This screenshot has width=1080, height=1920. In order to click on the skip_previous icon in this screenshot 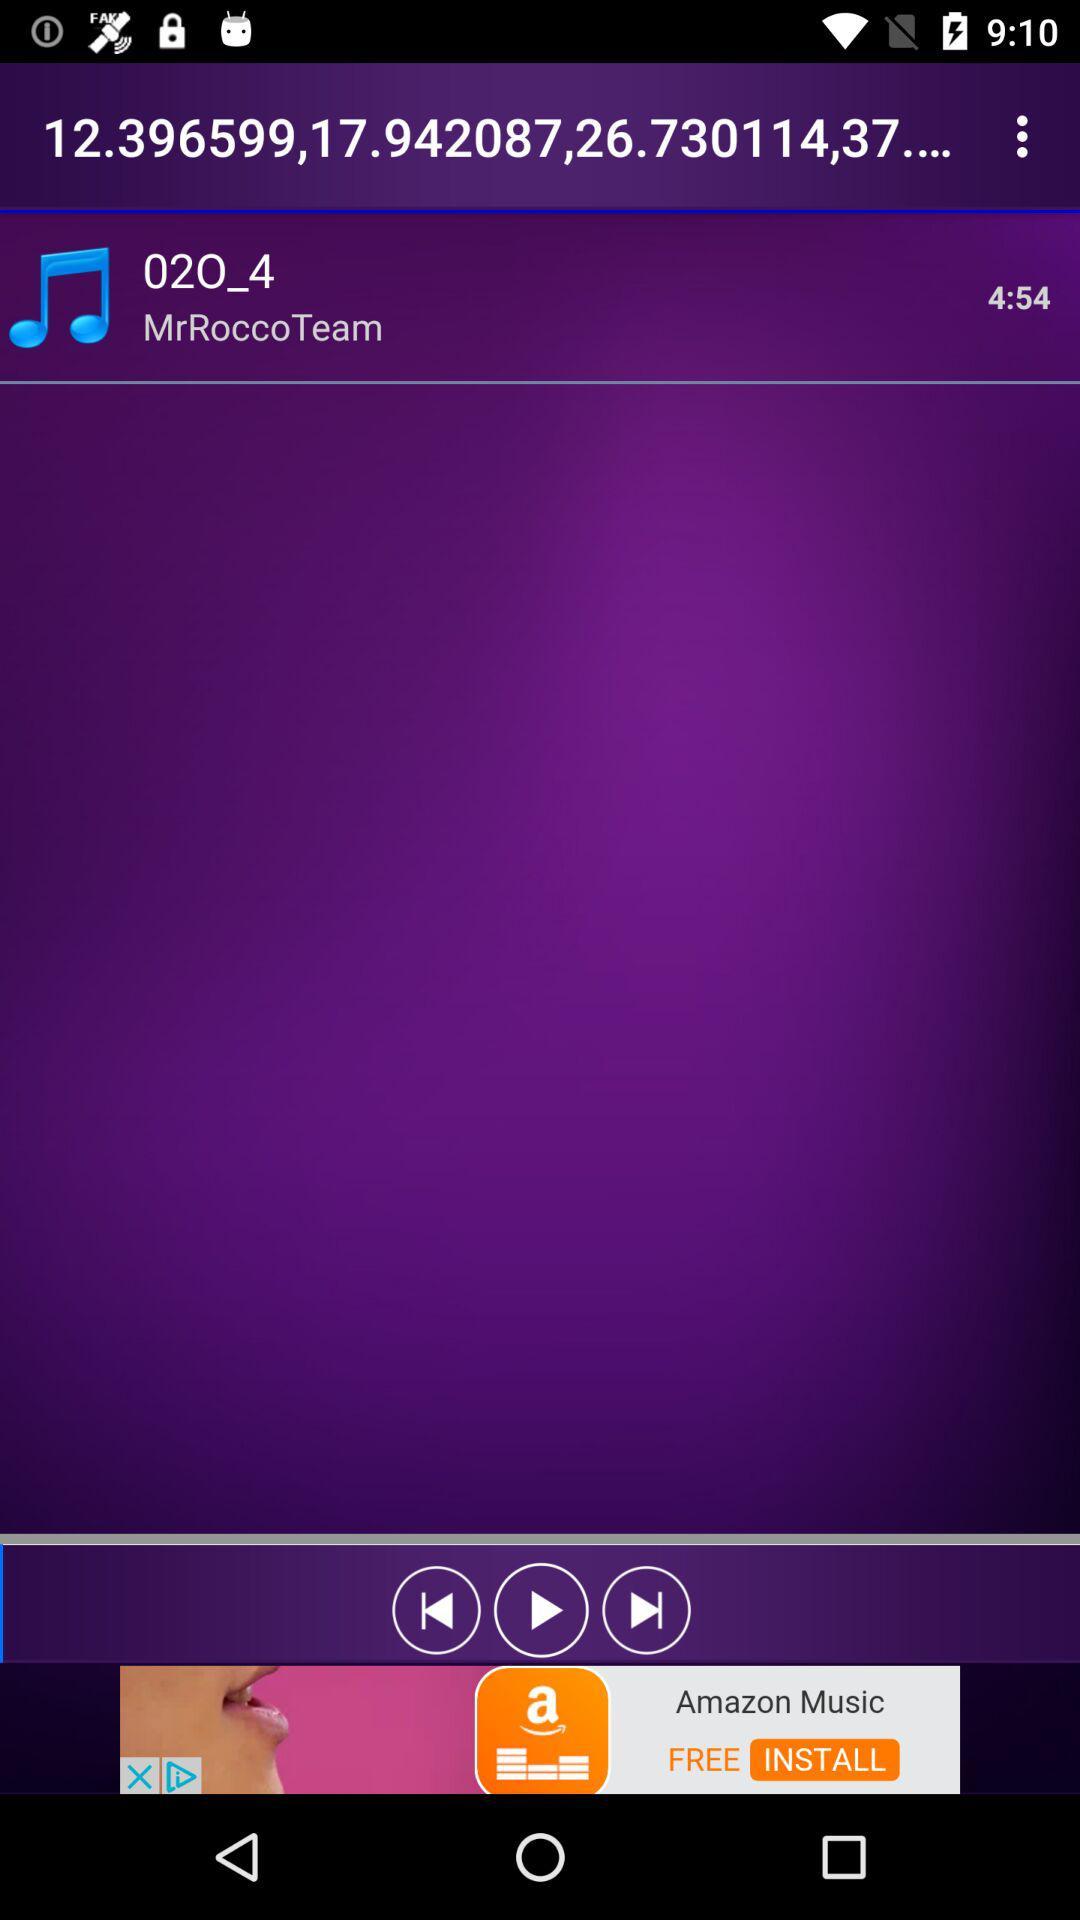, I will do `click(435, 1610)`.